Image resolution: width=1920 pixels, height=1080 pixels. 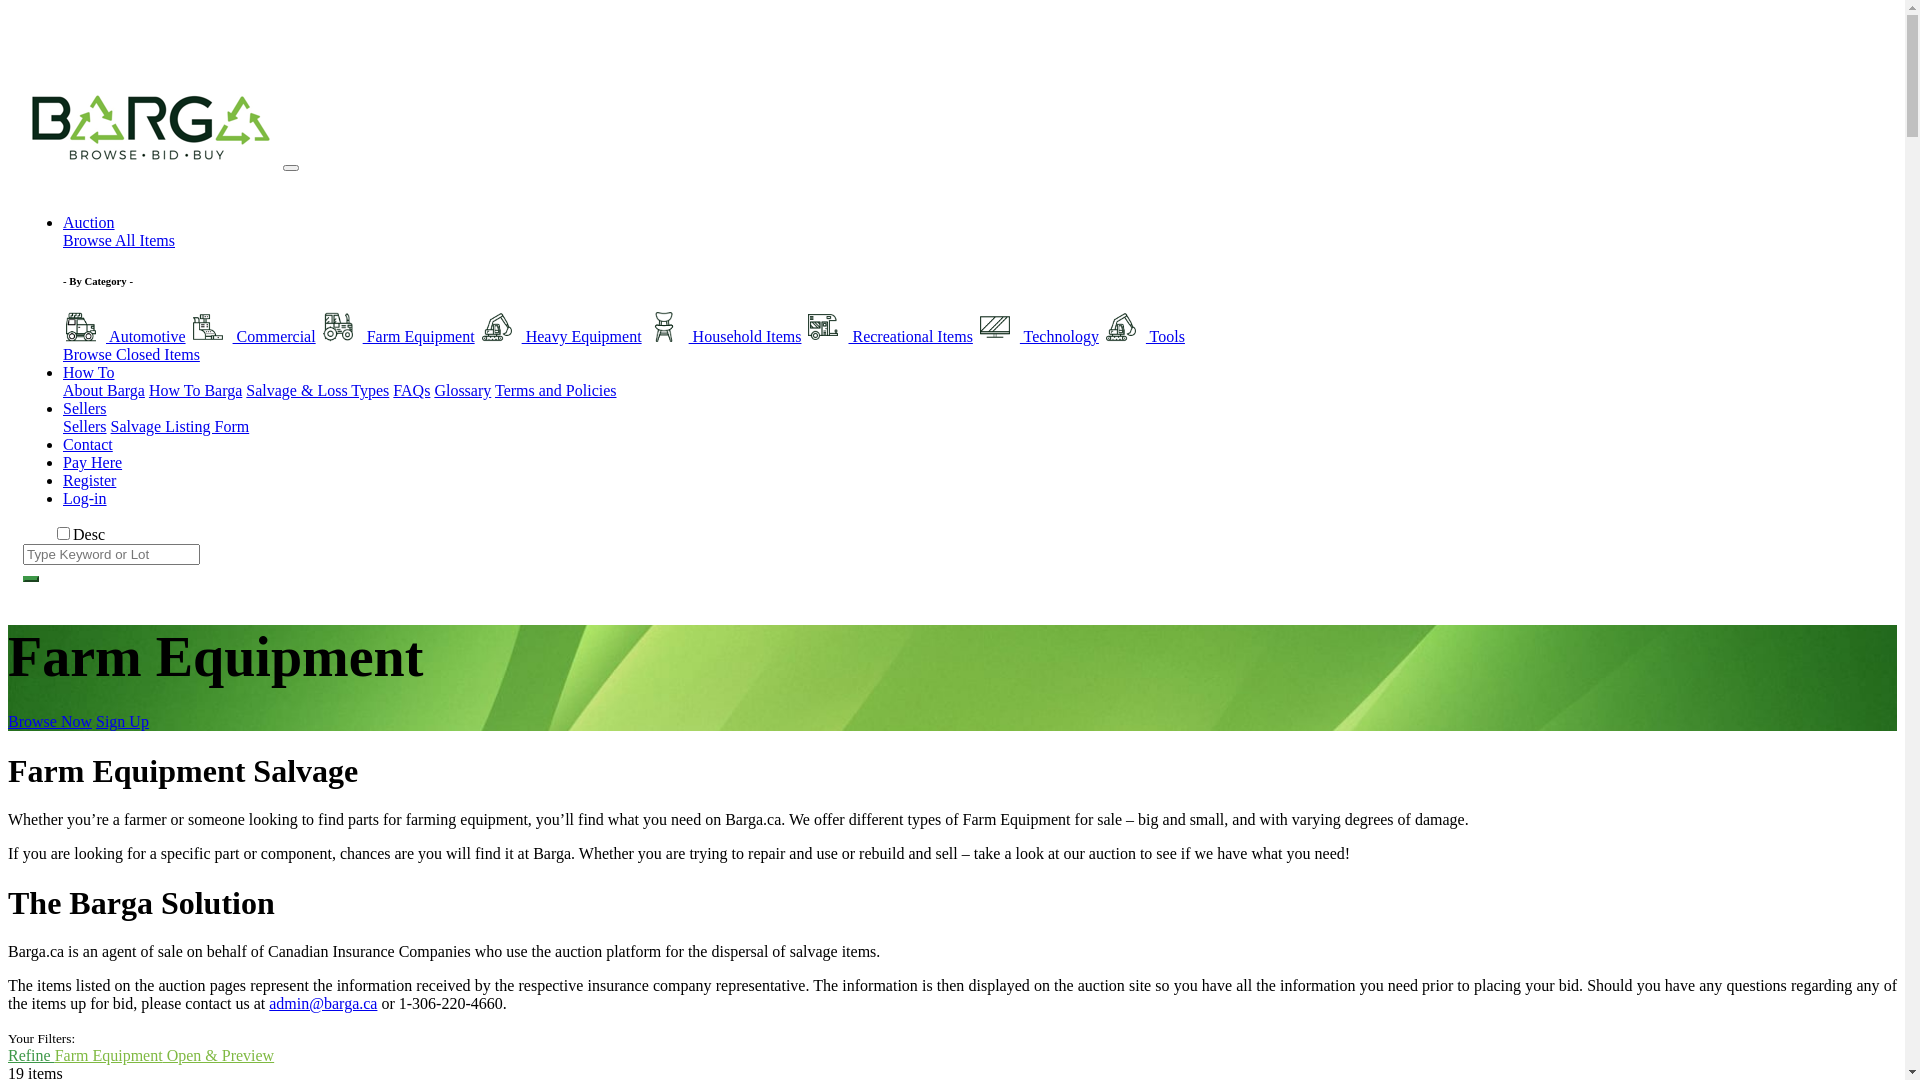 What do you see at coordinates (86, 443) in the screenshot?
I see `'Contact'` at bounding box center [86, 443].